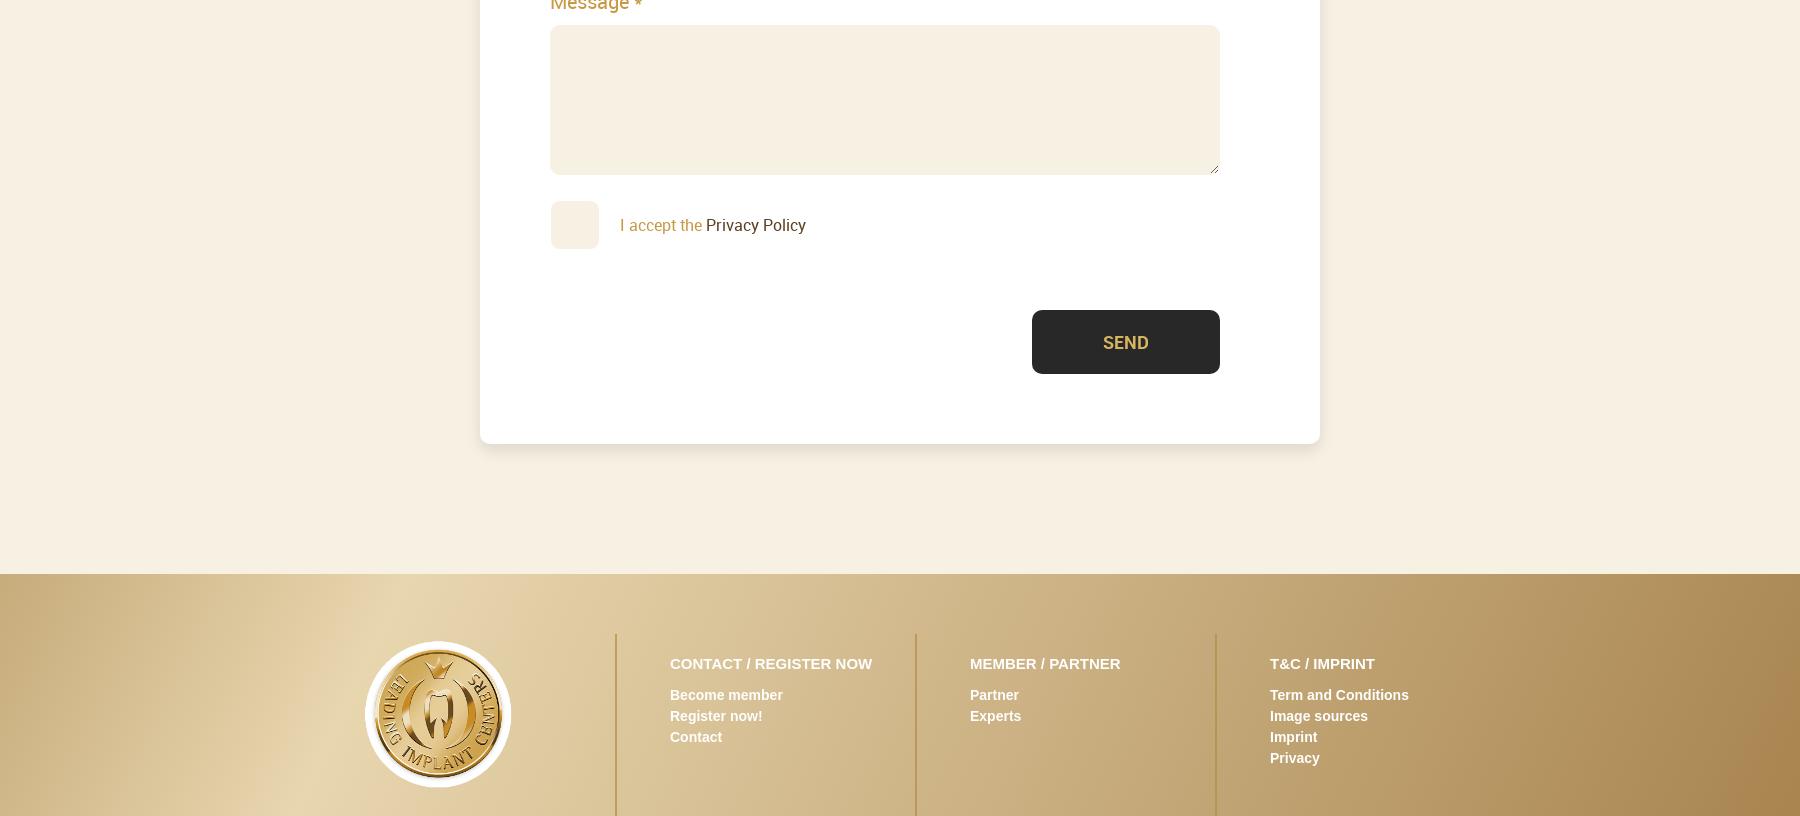 This screenshot has width=1800, height=816. Describe the element at coordinates (662, 222) in the screenshot. I see `'I accept the'` at that location.